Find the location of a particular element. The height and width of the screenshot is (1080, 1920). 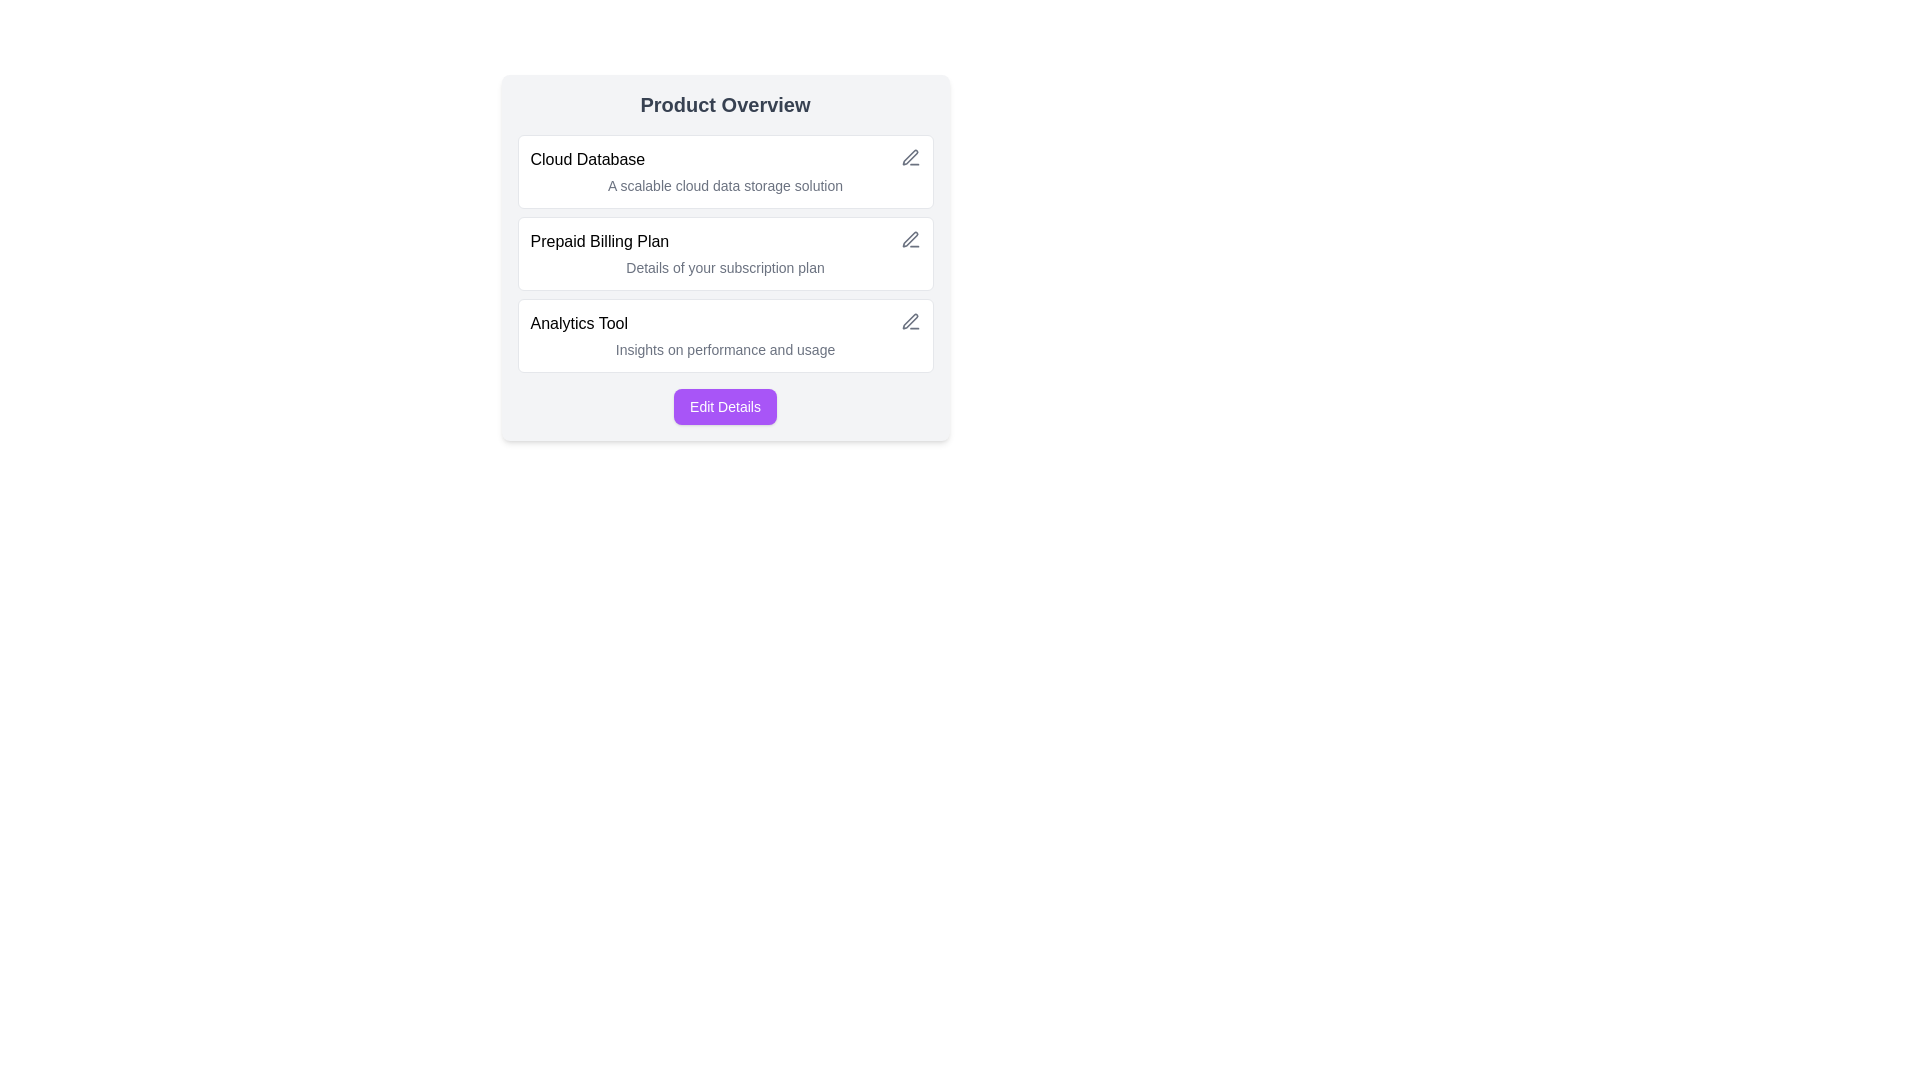

the icon button resembling a pen, which is styled with a thin stroke and gray color, located next to the 'Analytics Tool' label on the right-hand side of the 'Analytics Tool' section is located at coordinates (909, 320).